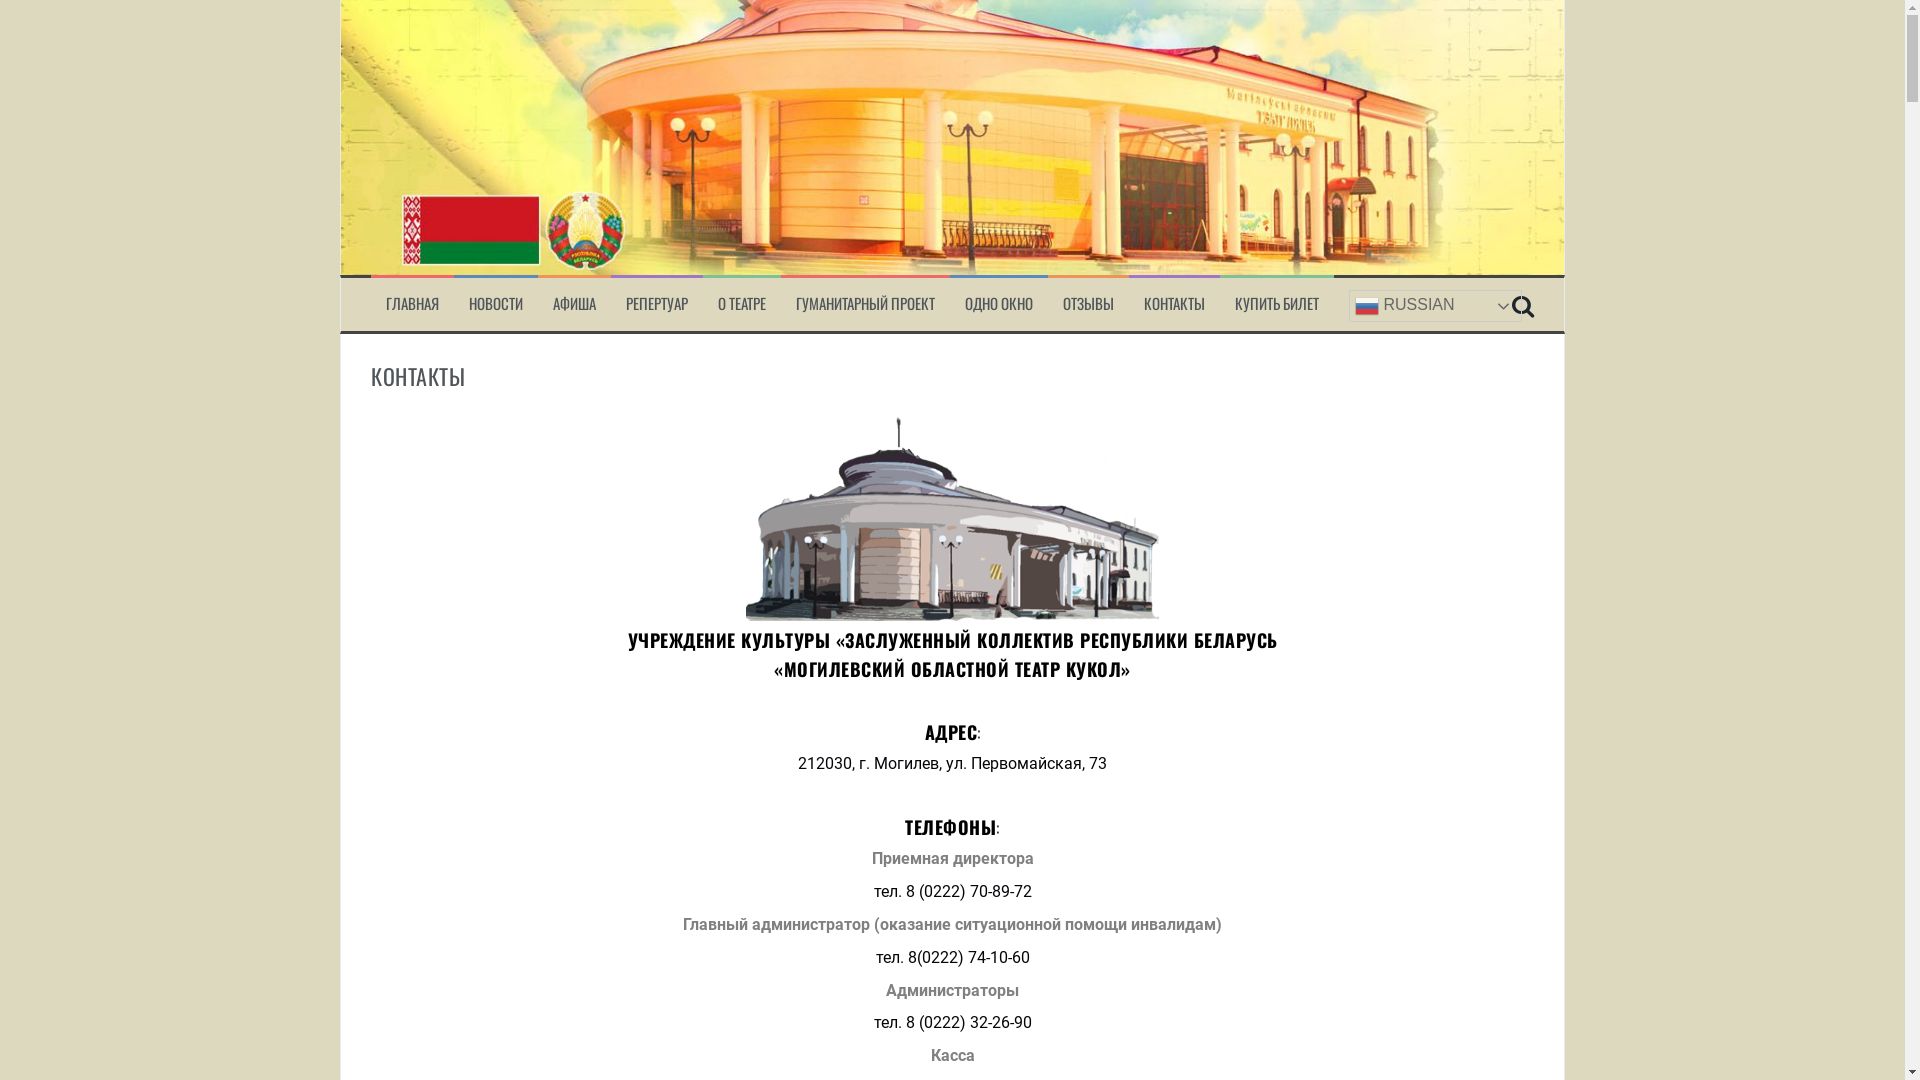 Image resolution: width=1920 pixels, height=1080 pixels. I want to click on 'RUSSIAN', so click(1348, 305).